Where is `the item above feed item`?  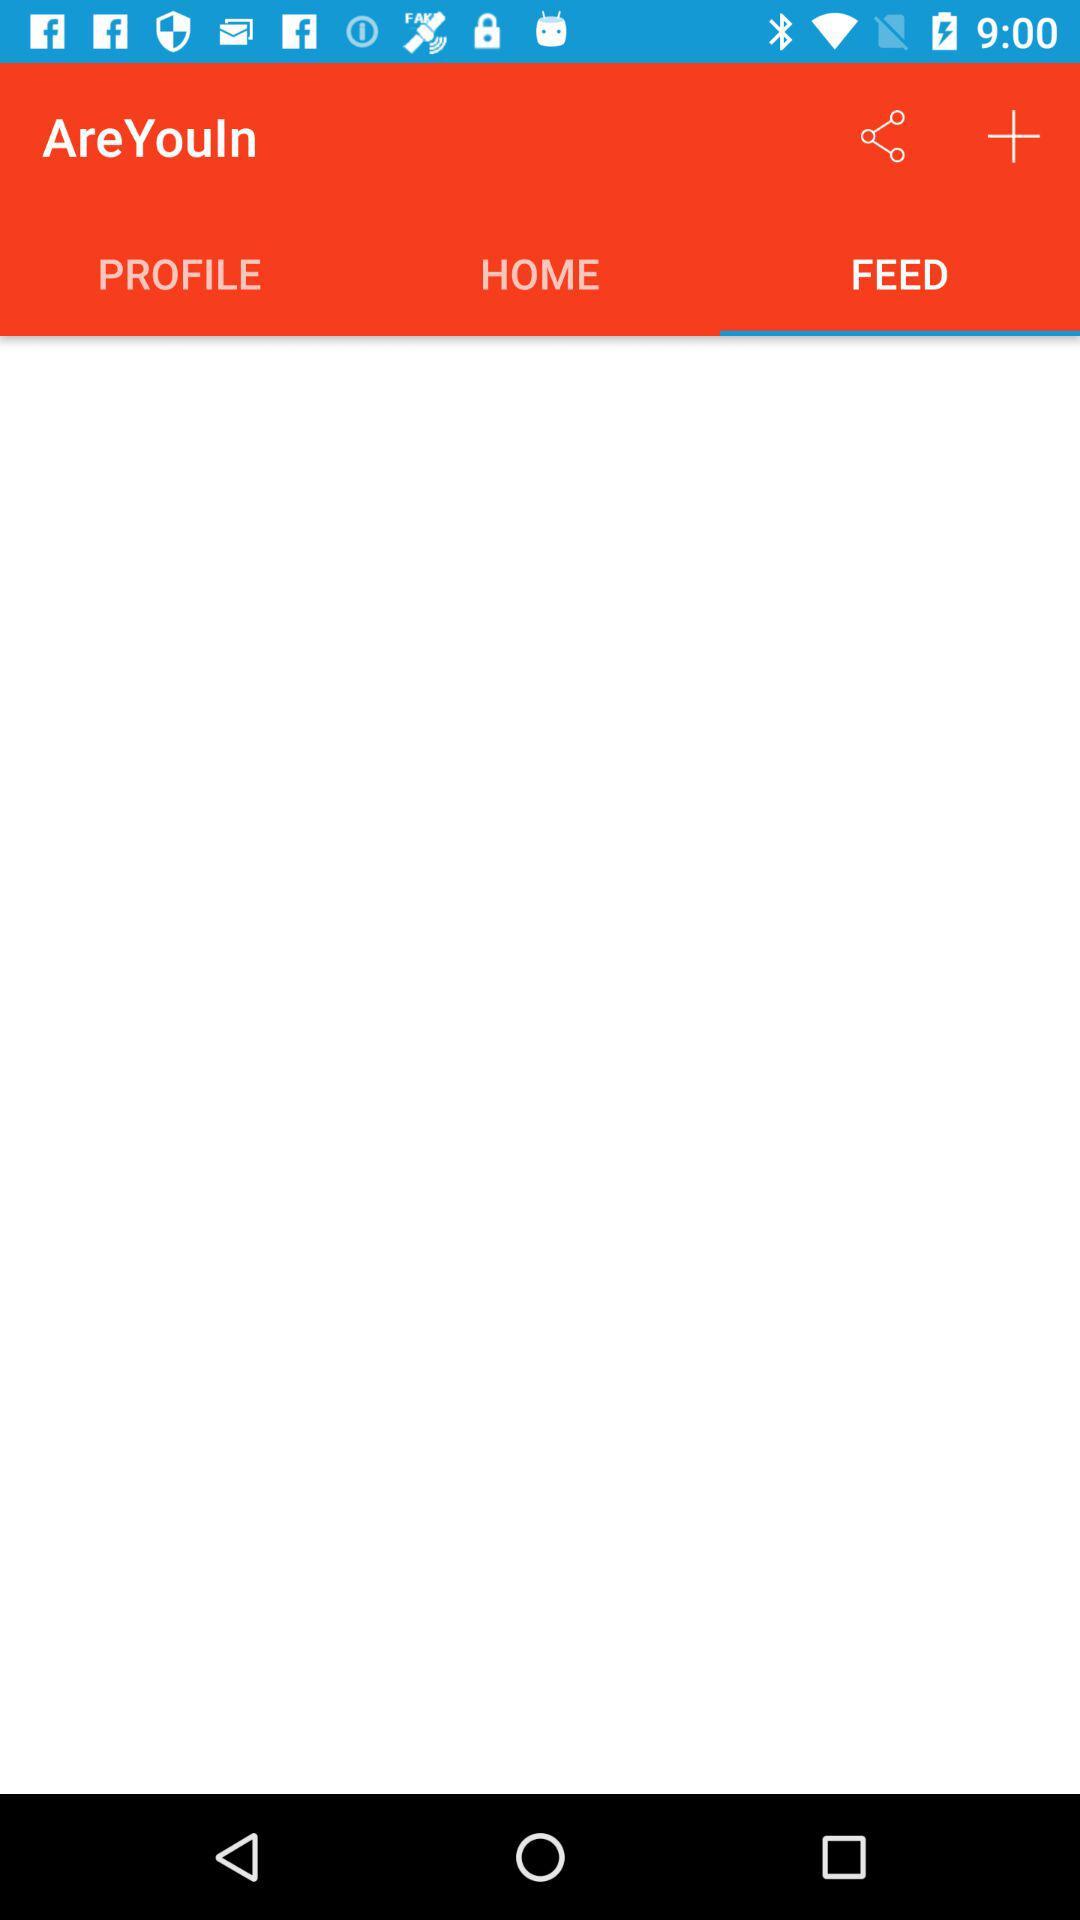 the item above feed item is located at coordinates (1014, 135).